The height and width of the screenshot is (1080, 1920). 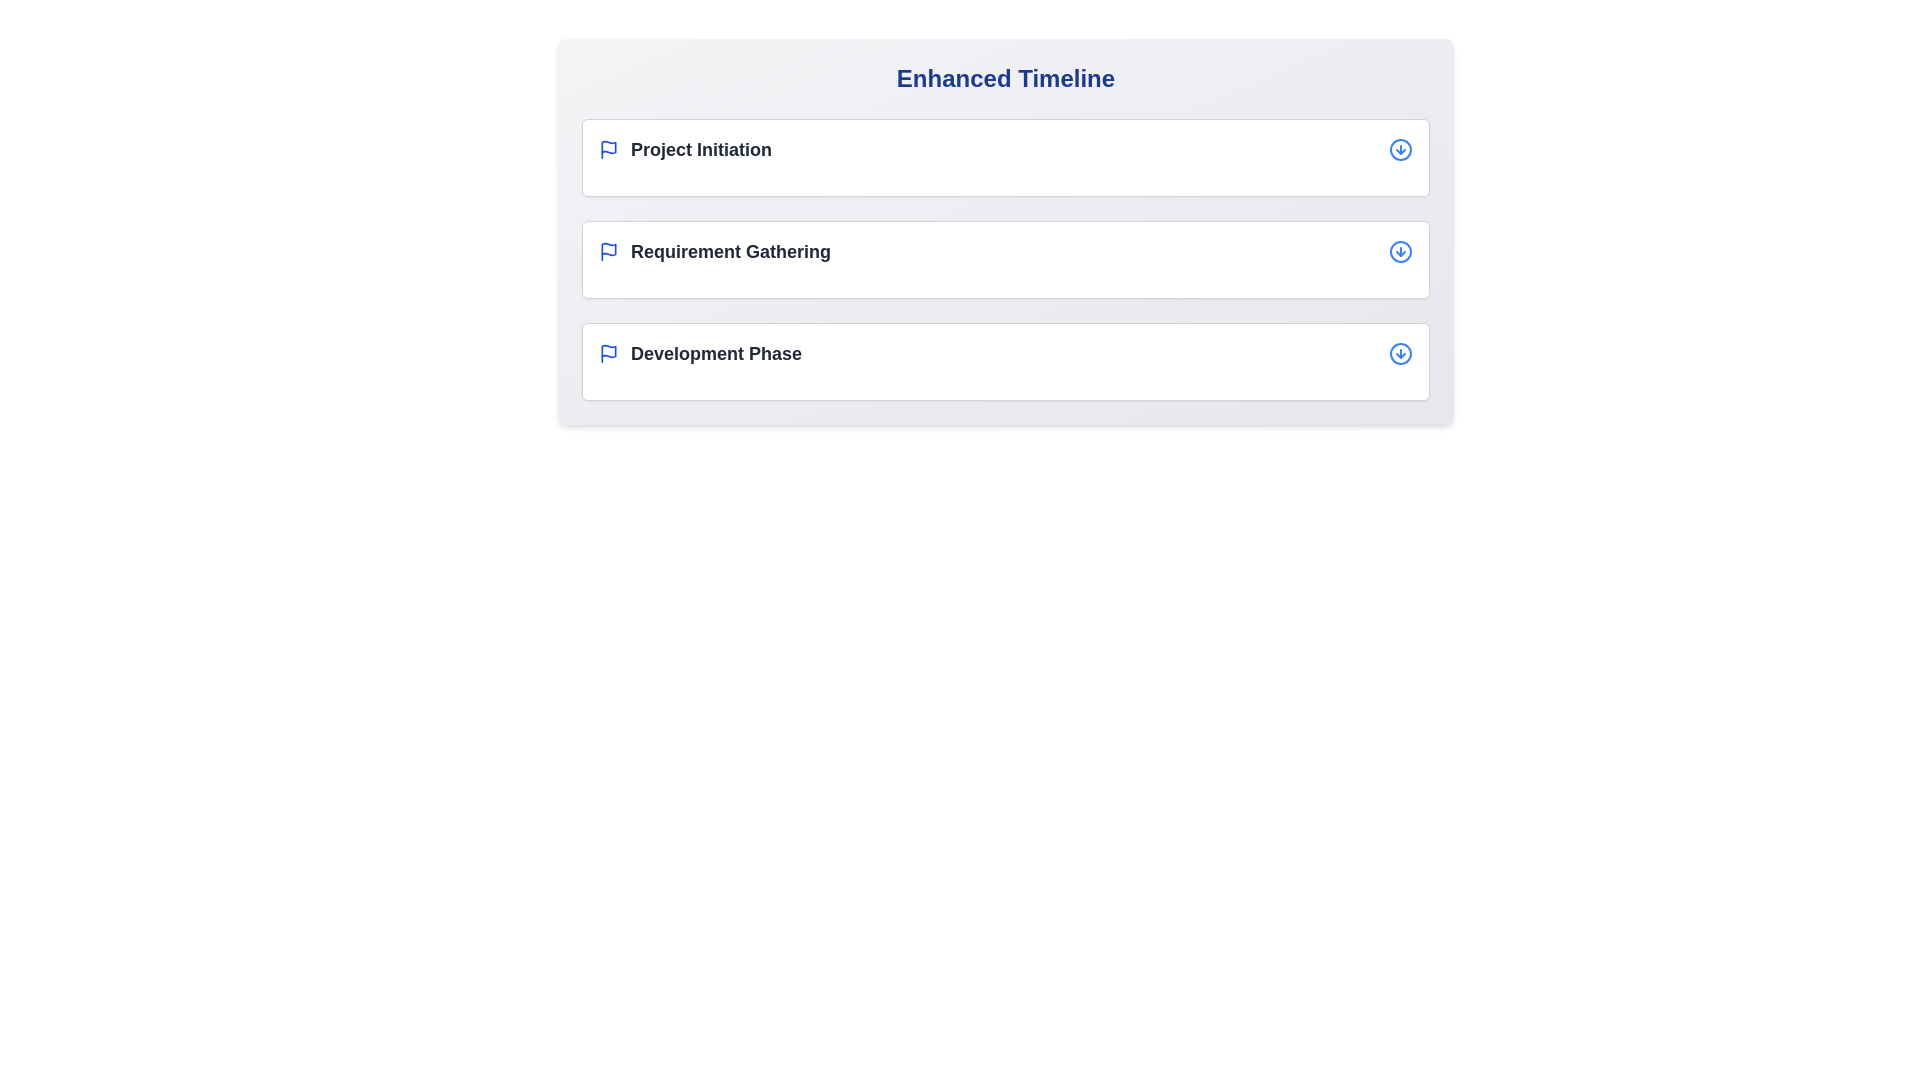 I want to click on the text label indicating the third phase of development within the 'Enhanced Timeline' card, which is positioned below 'Requirement Gathering', so click(x=716, y=353).